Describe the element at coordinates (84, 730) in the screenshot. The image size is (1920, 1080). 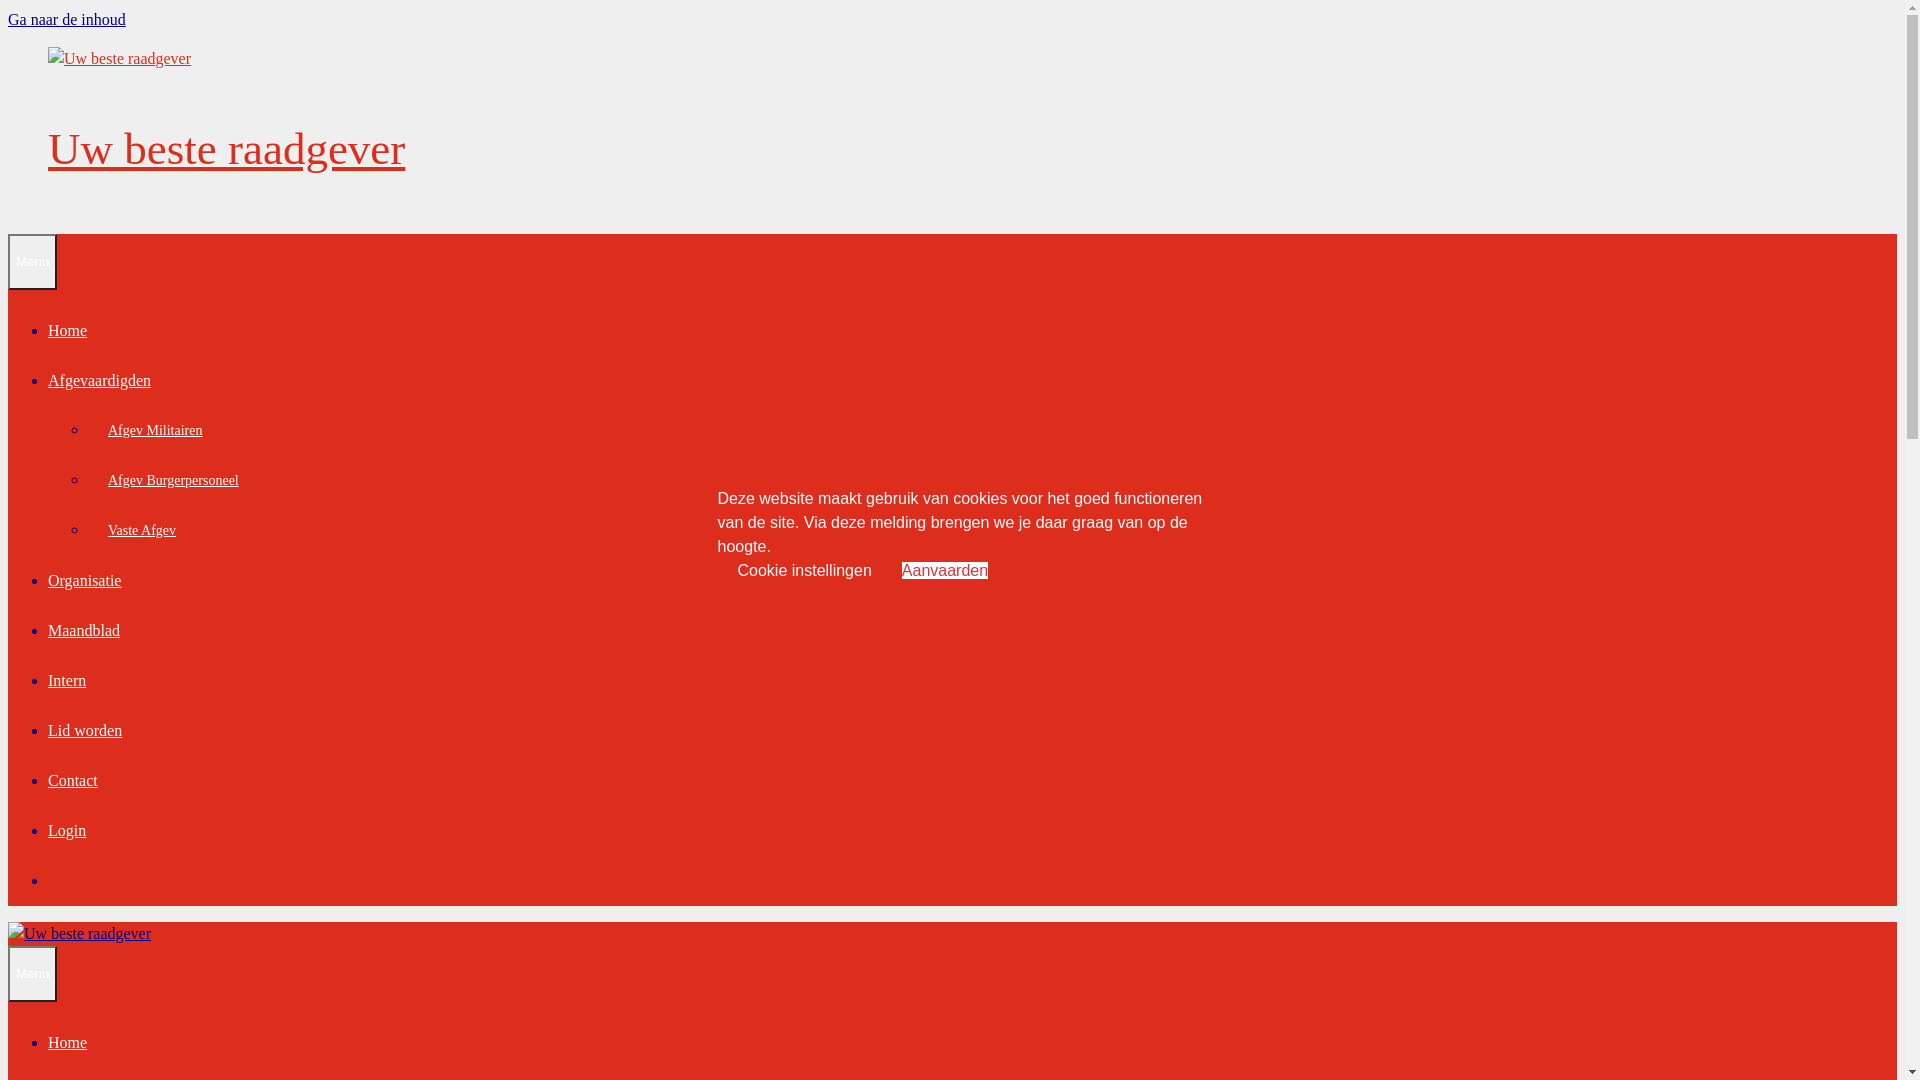
I see `'Lid worden'` at that location.